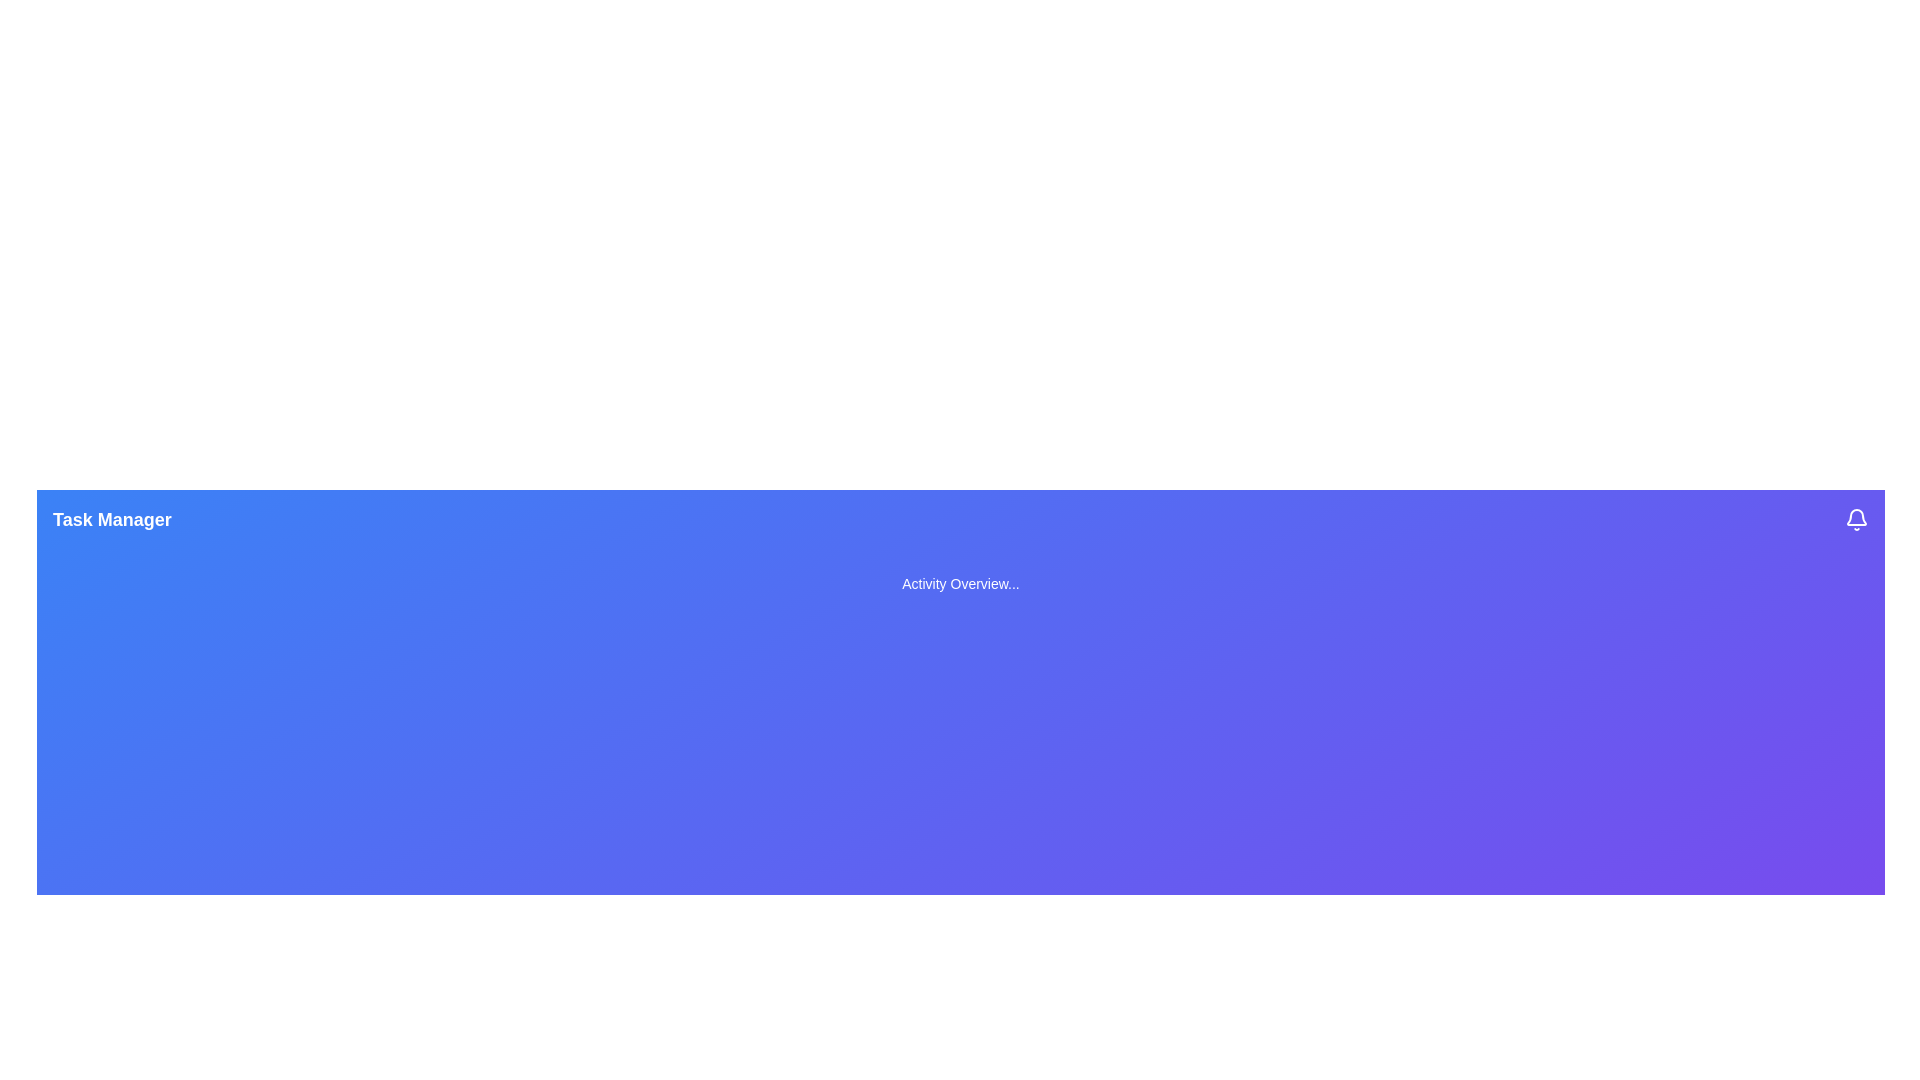 The height and width of the screenshot is (1080, 1920). What do you see at coordinates (111, 519) in the screenshot?
I see `the text label displaying 'Task Manager', which is styled in bold with a larger size and located on the left side of the header bar` at bounding box center [111, 519].